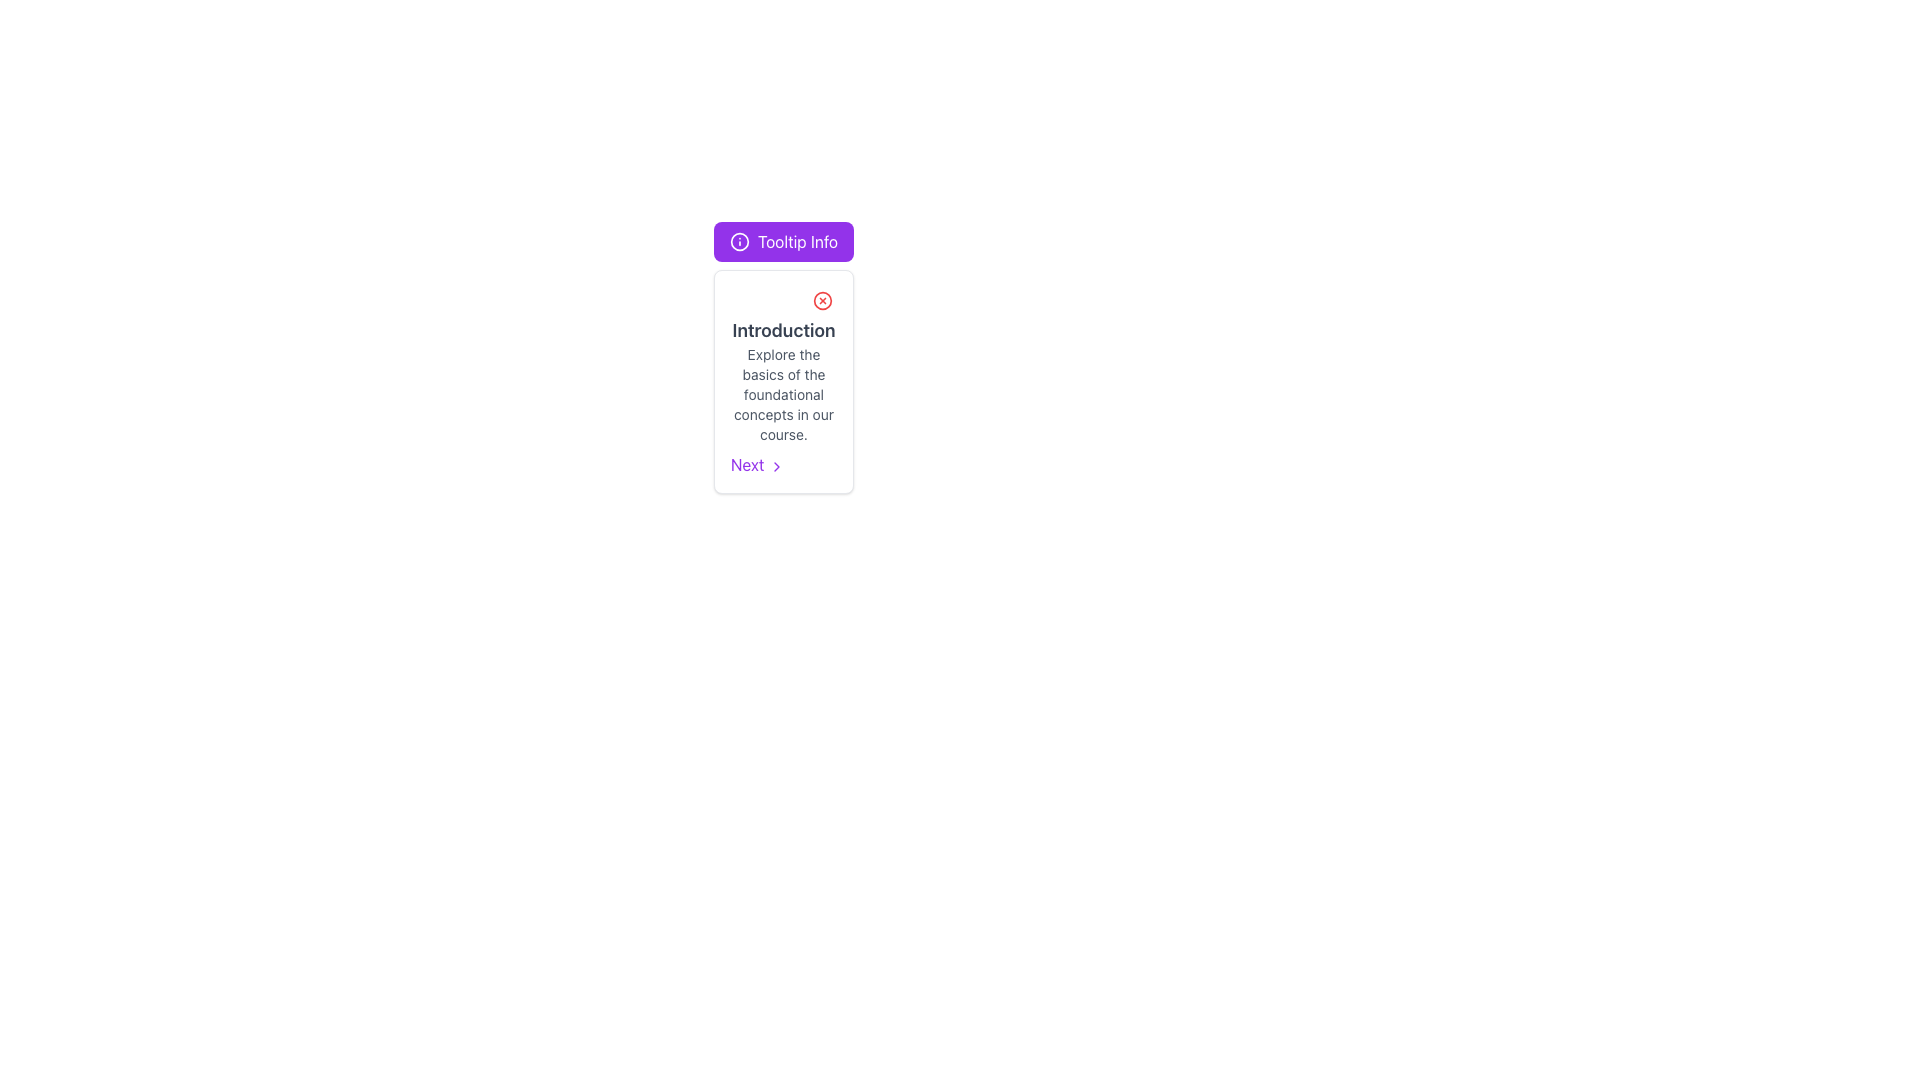 The height and width of the screenshot is (1080, 1920). I want to click on the 'Next' button labeled in purple at the bottom of the 'Introduction' card, so click(756, 465).